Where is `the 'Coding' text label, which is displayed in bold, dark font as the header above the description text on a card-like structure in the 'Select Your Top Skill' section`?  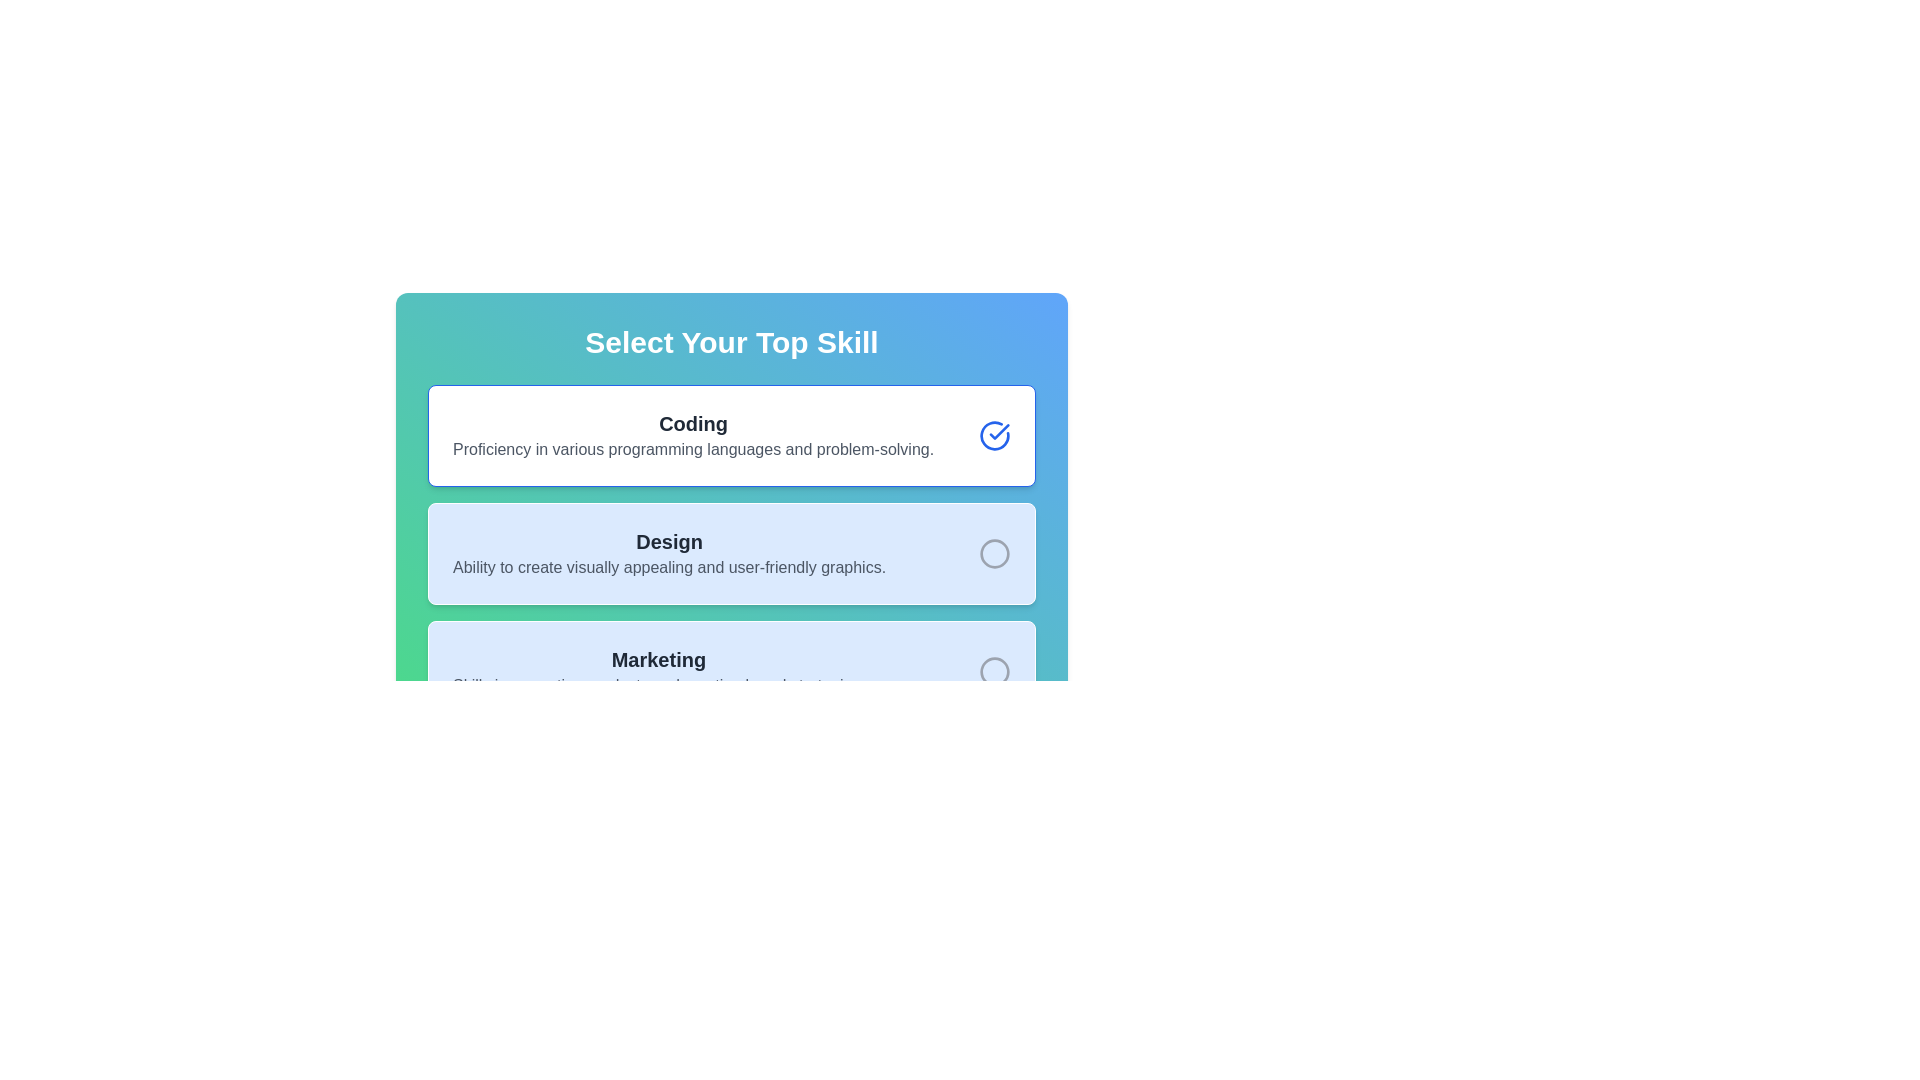 the 'Coding' text label, which is displayed in bold, dark font as the header above the description text on a card-like structure in the 'Select Your Top Skill' section is located at coordinates (693, 423).